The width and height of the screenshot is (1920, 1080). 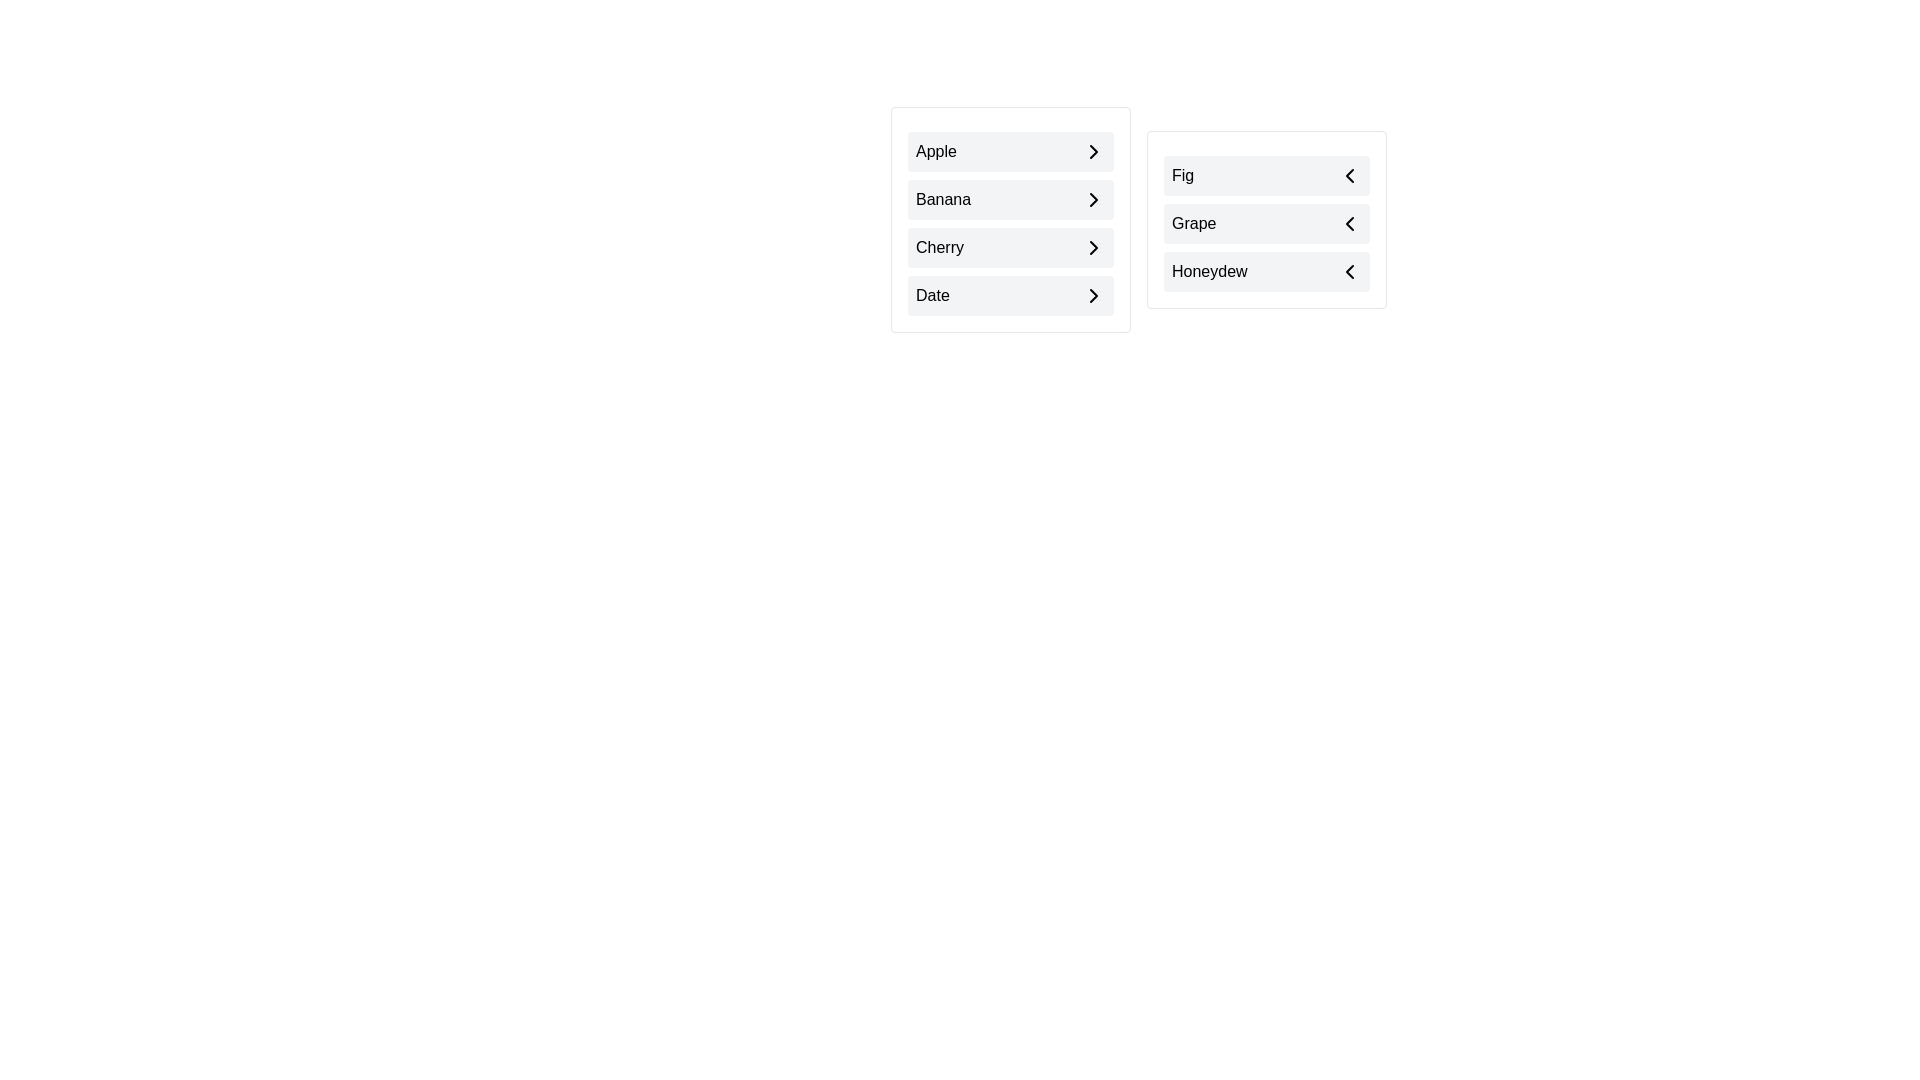 What do you see at coordinates (1266, 223) in the screenshot?
I see `the item Grape in the list` at bounding box center [1266, 223].